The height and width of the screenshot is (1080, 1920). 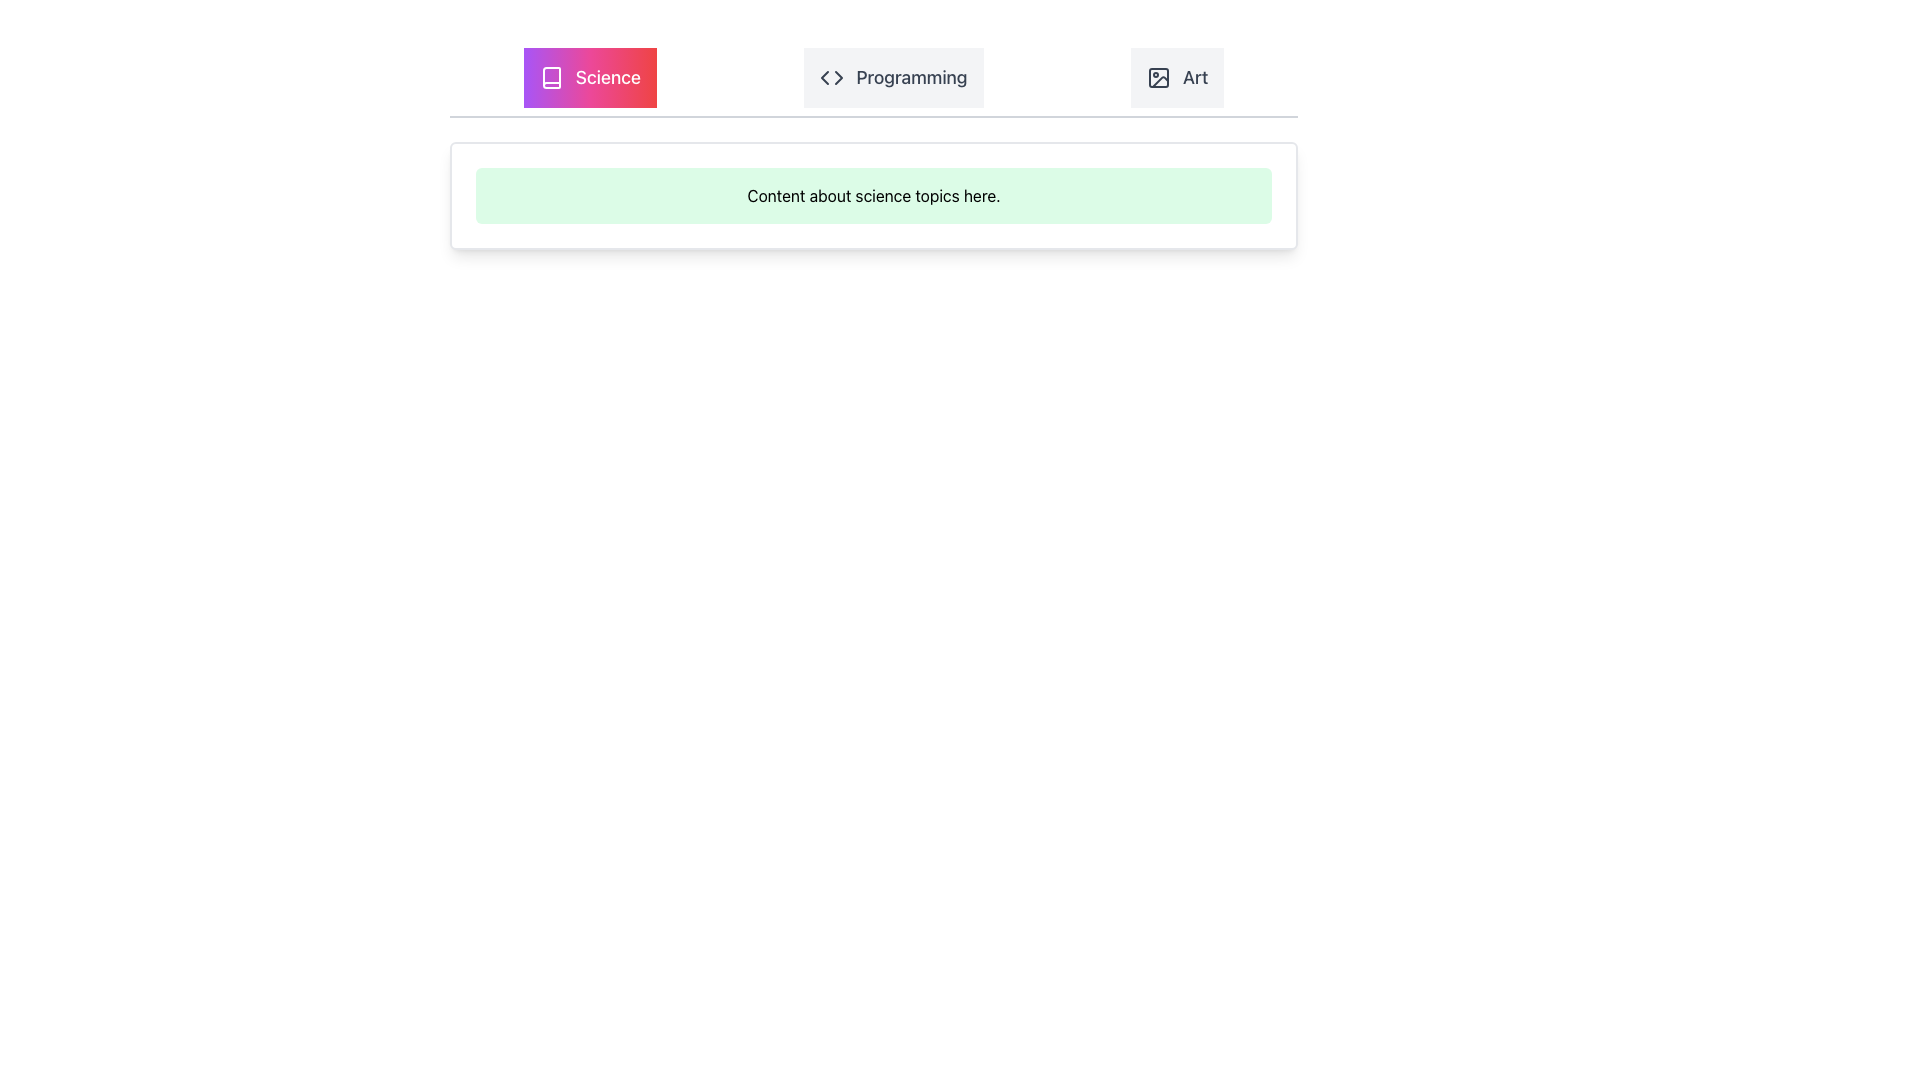 I want to click on the 'Science' text label, which is a bold, large white font on a gradient background, so click(x=607, y=76).